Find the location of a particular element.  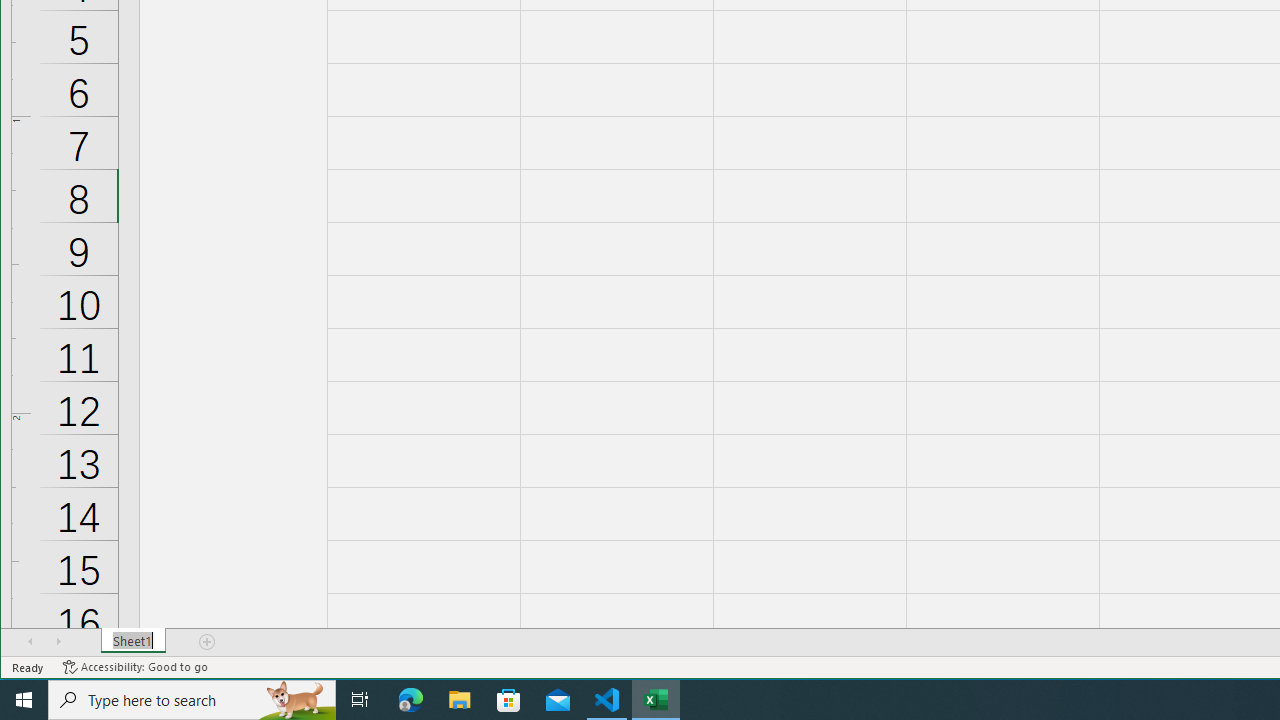

'Visual Studio Code - 1 running window' is located at coordinates (606, 698).